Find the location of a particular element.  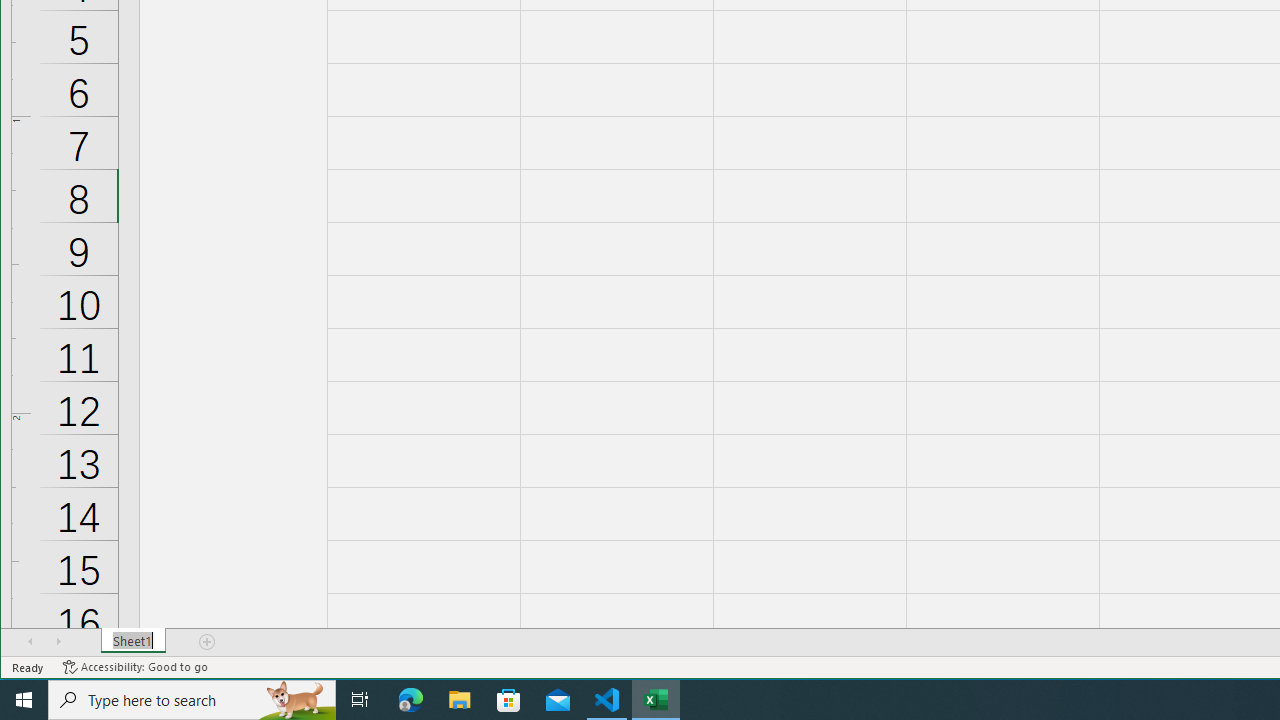

'Visual Studio Code - 1 running window' is located at coordinates (606, 698).